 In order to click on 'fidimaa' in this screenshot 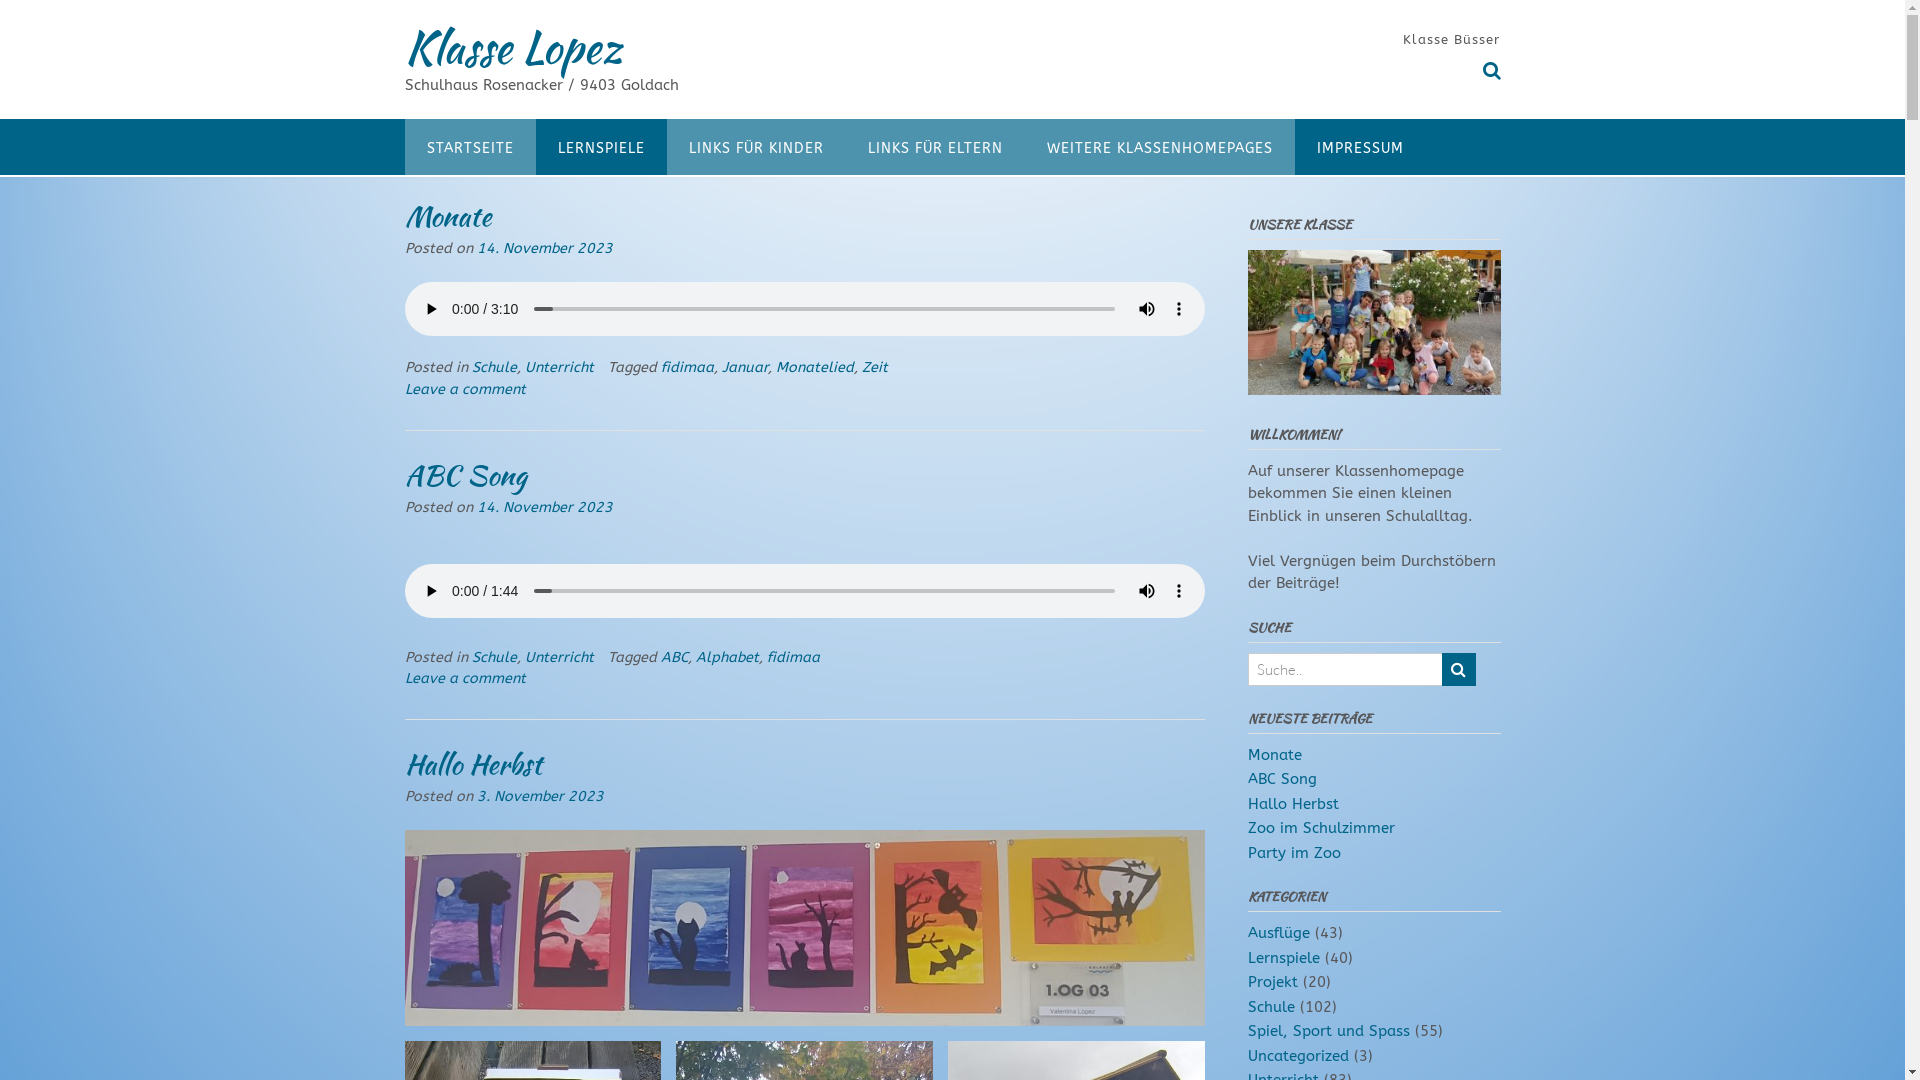, I will do `click(686, 367)`.